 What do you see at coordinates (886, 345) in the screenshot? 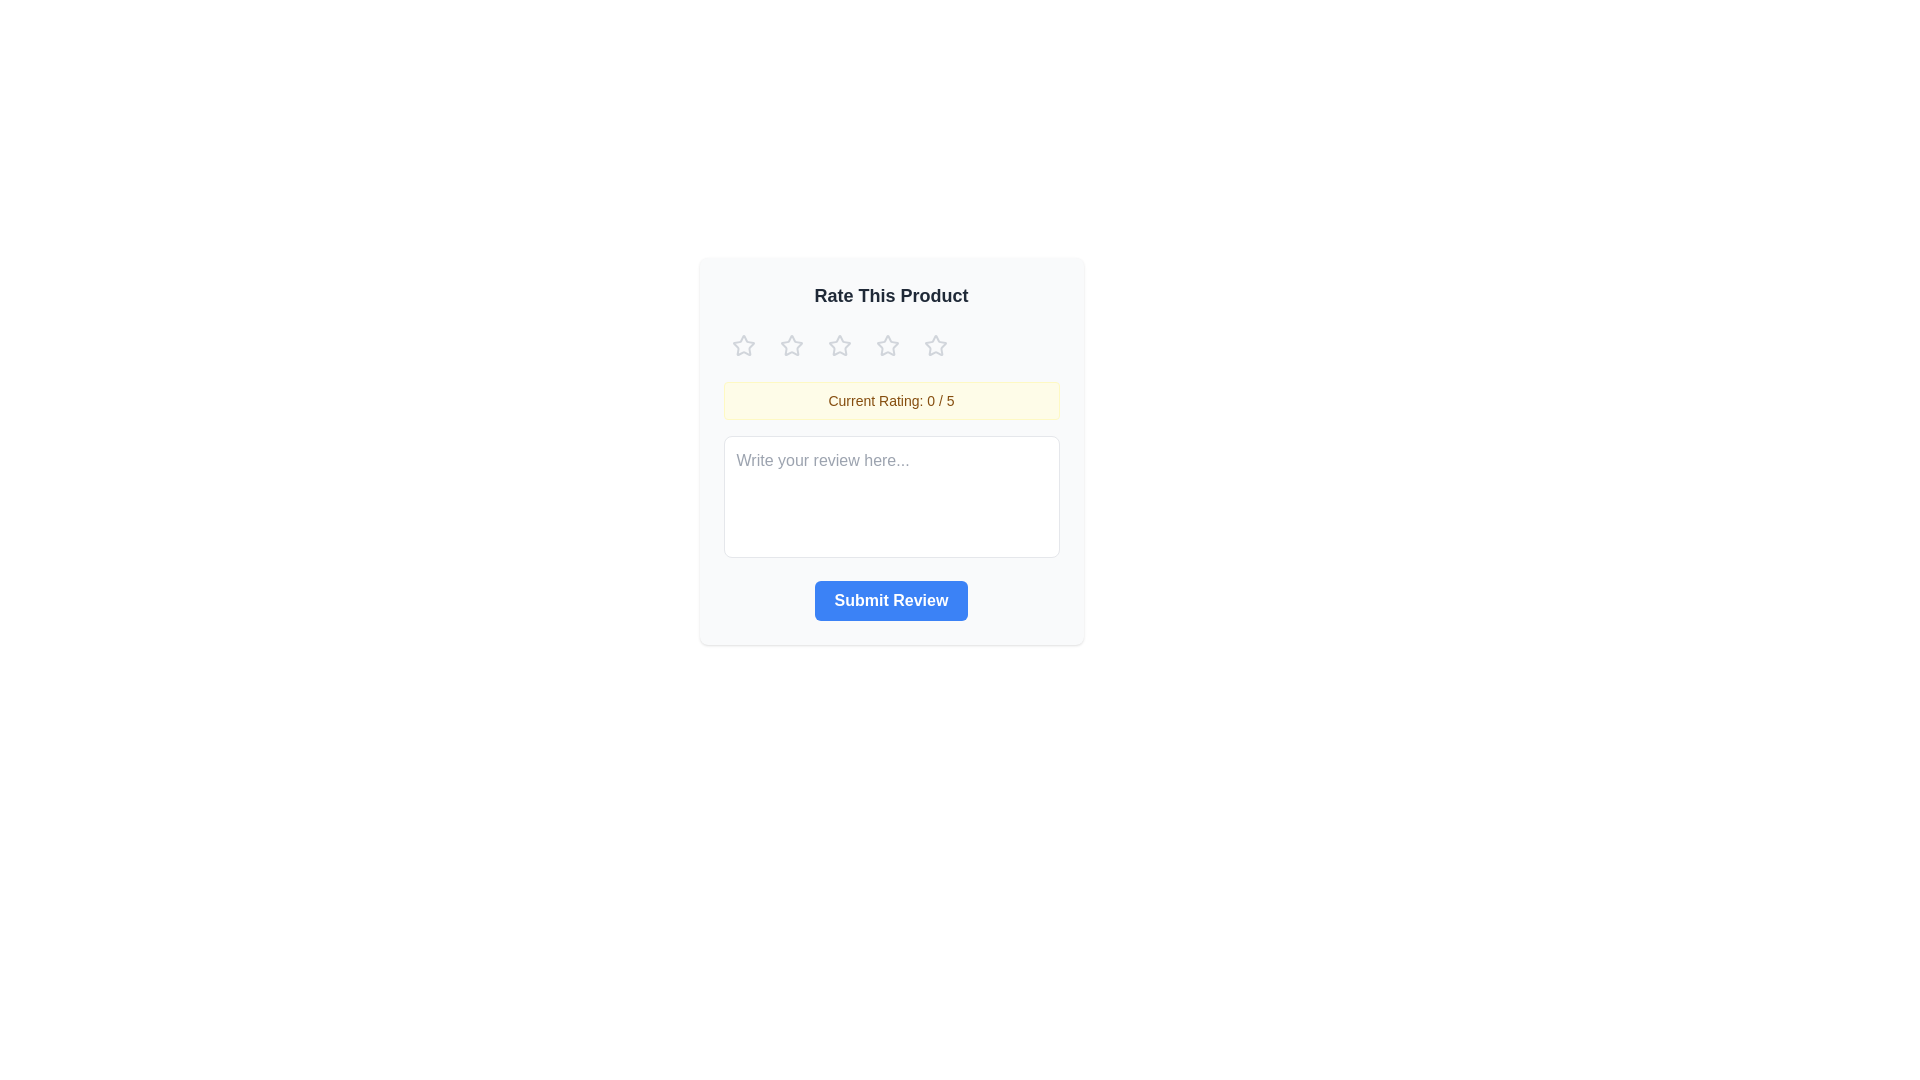
I see `the star corresponding to the desired rating 4` at bounding box center [886, 345].